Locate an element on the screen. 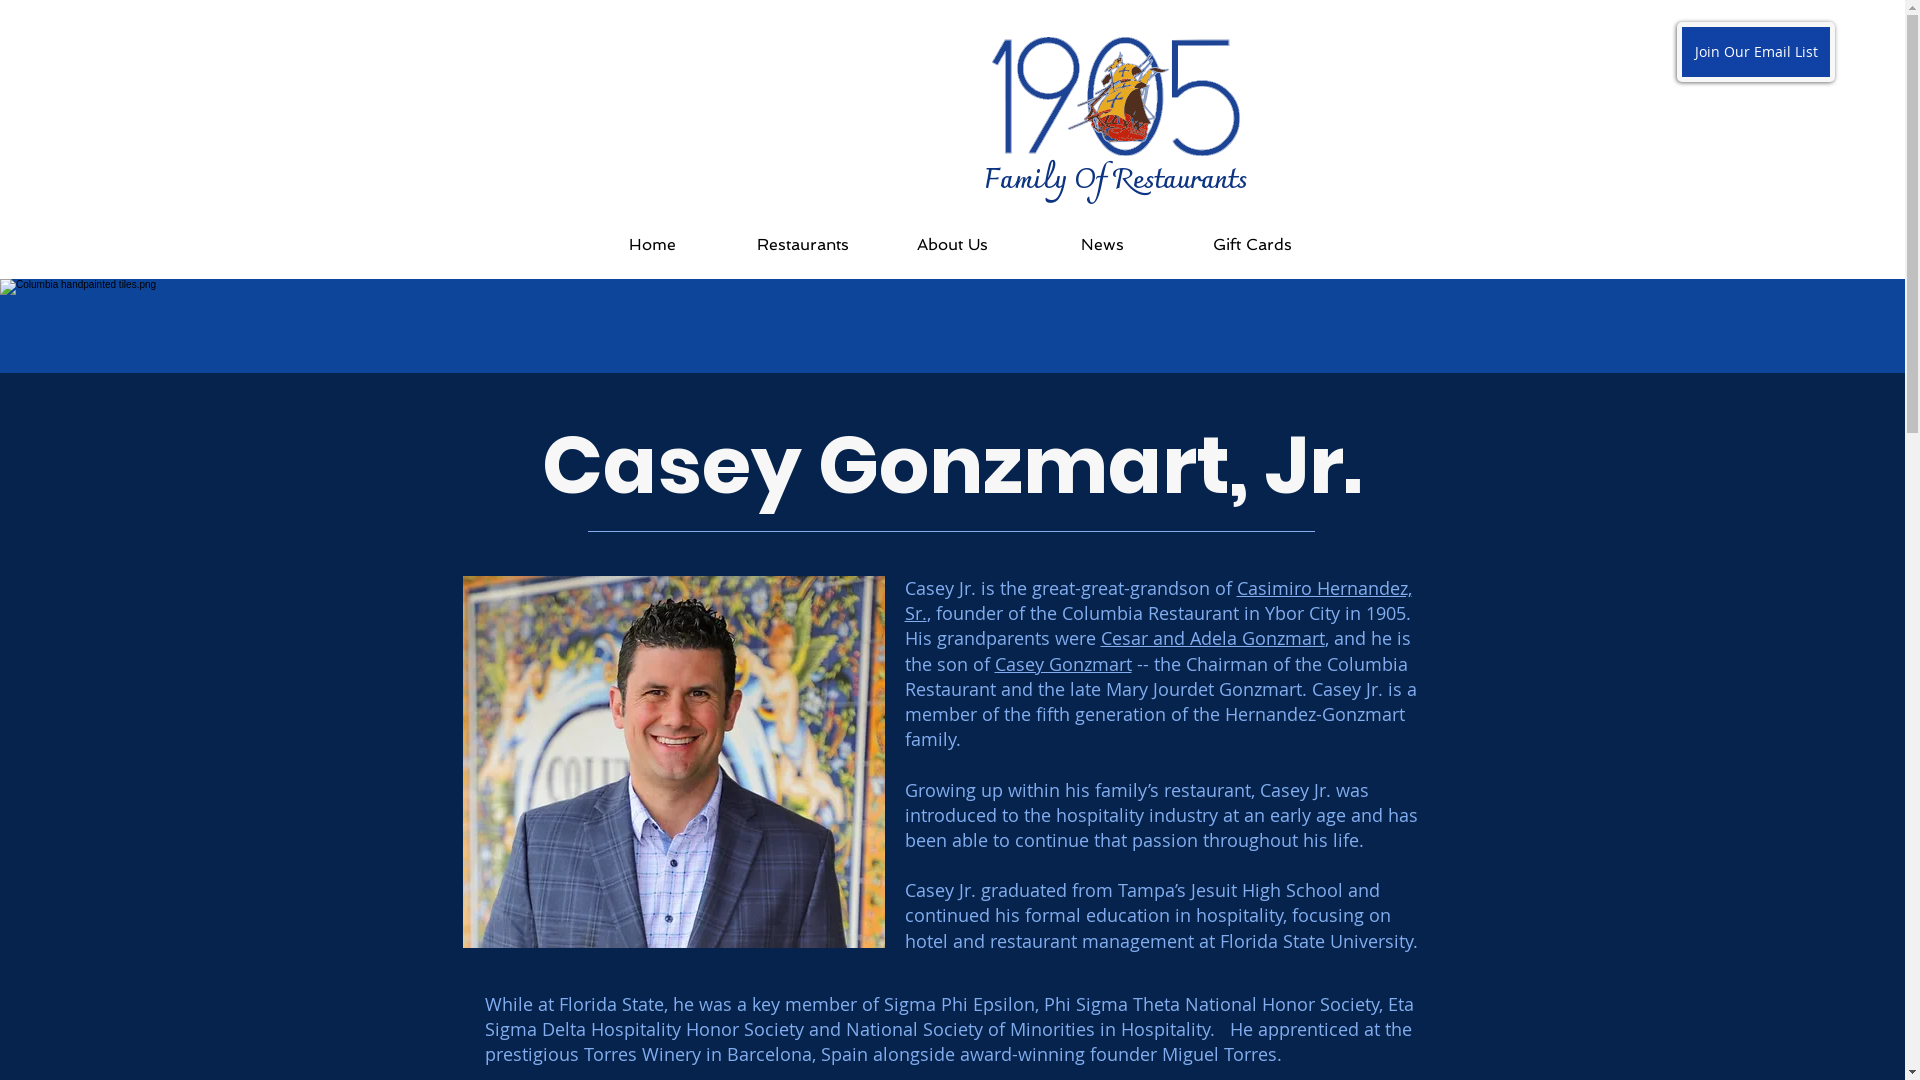  'Gift Cards' is located at coordinates (1251, 244).